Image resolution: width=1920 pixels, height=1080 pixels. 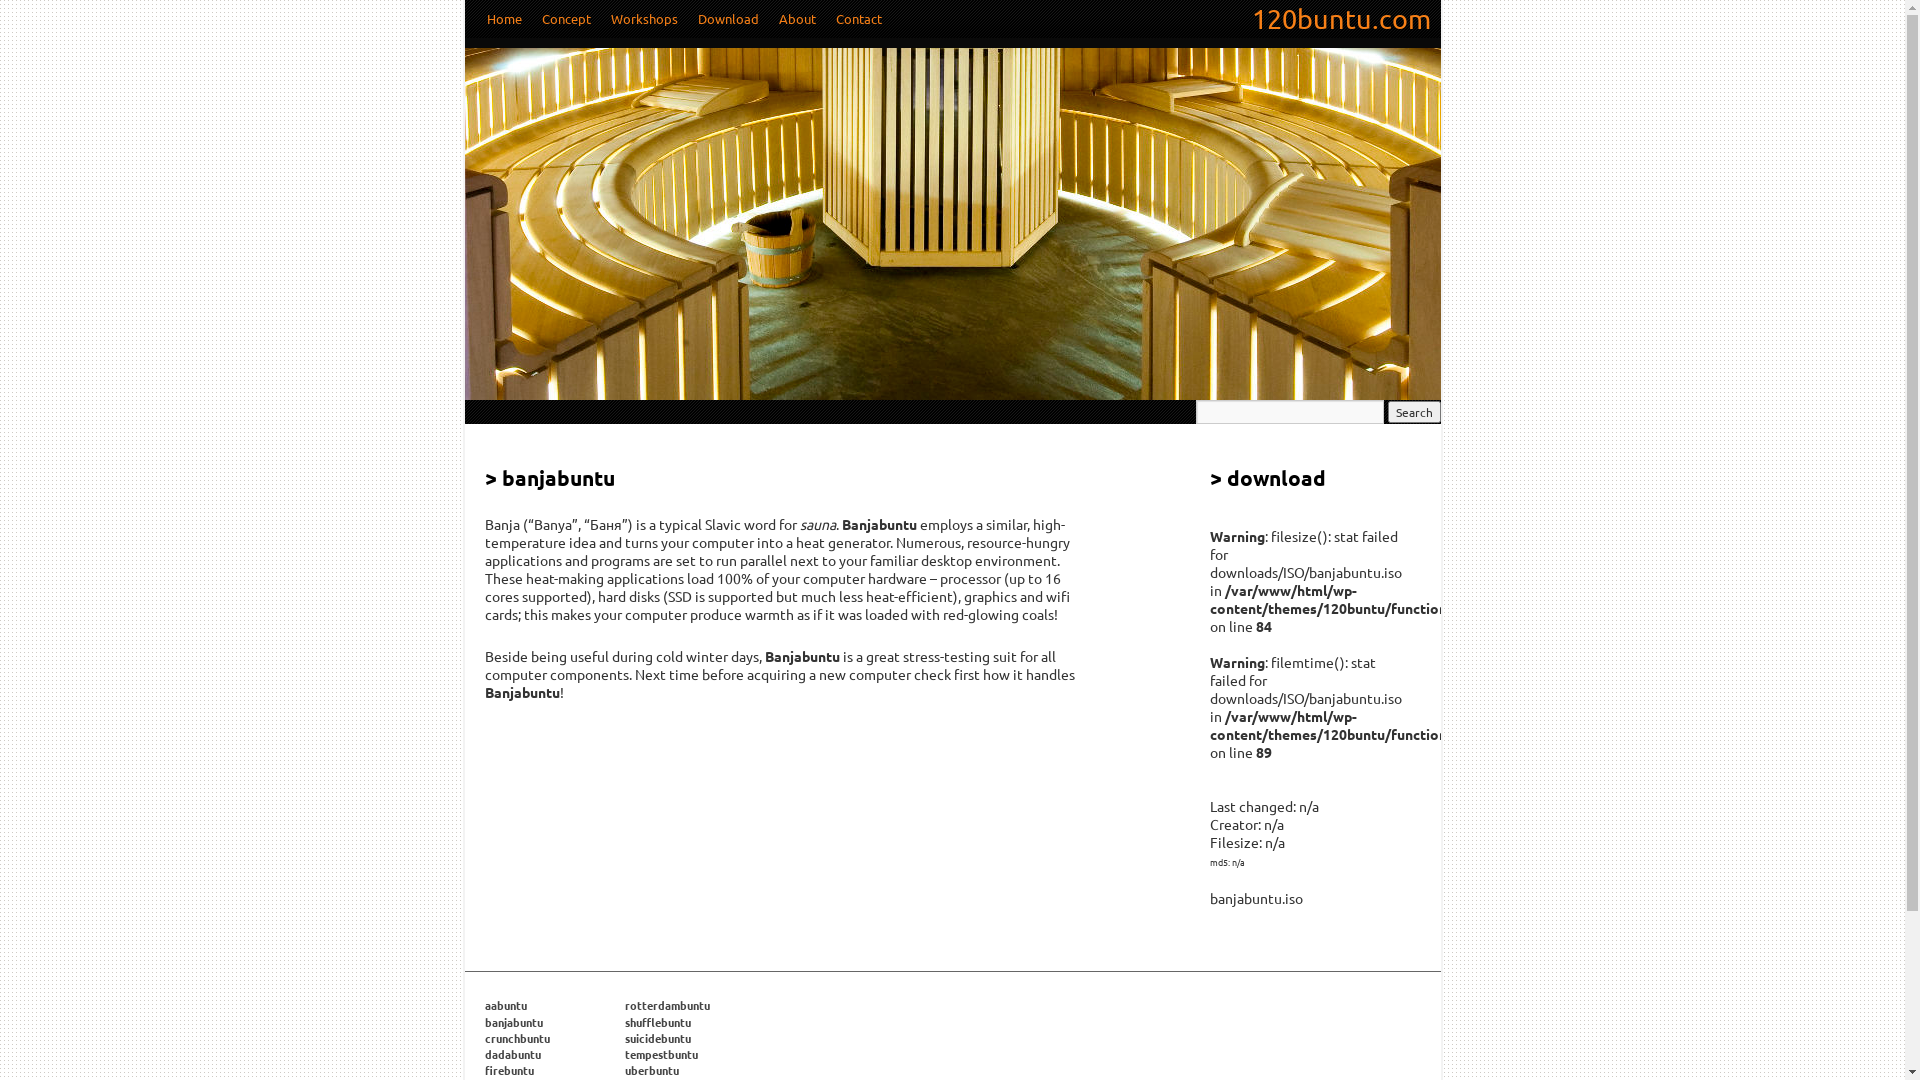 I want to click on 'uberbuntu', so click(x=651, y=1068).